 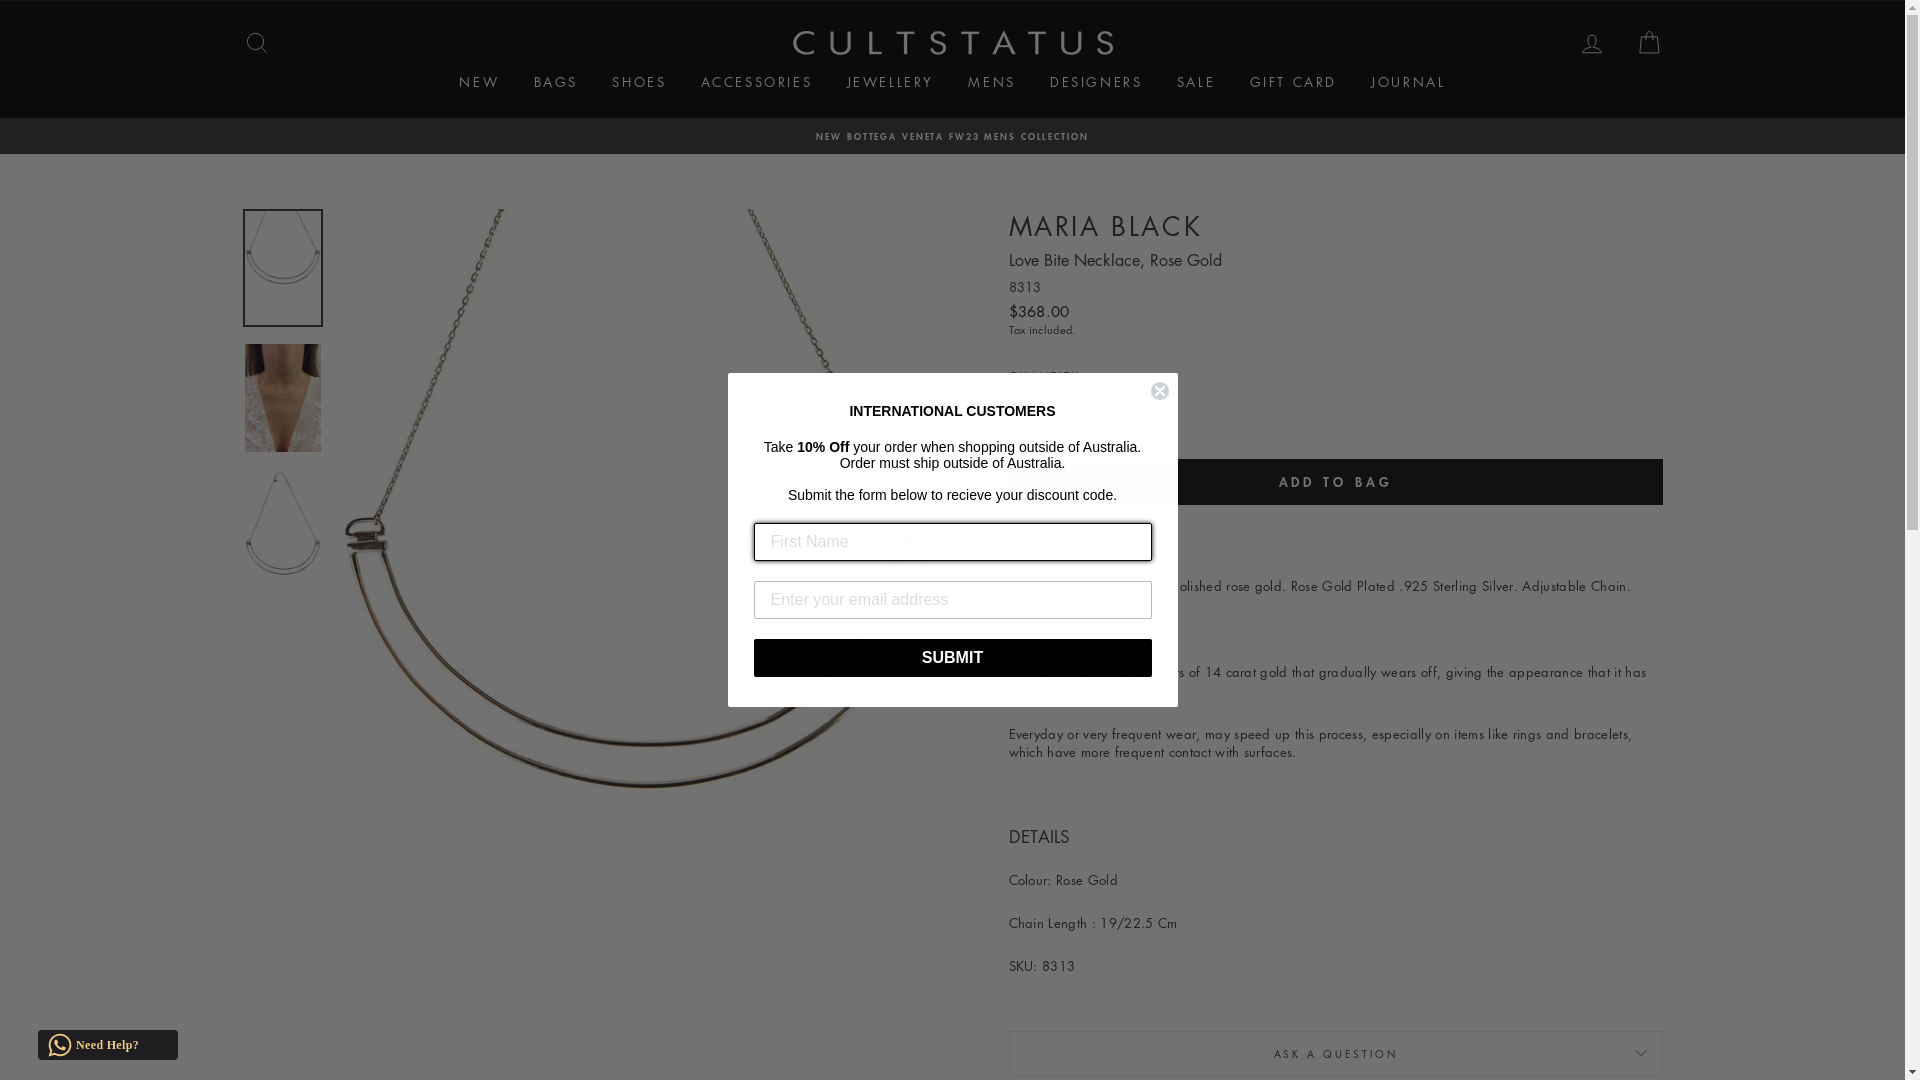 I want to click on 'MENS', so click(x=991, y=80).